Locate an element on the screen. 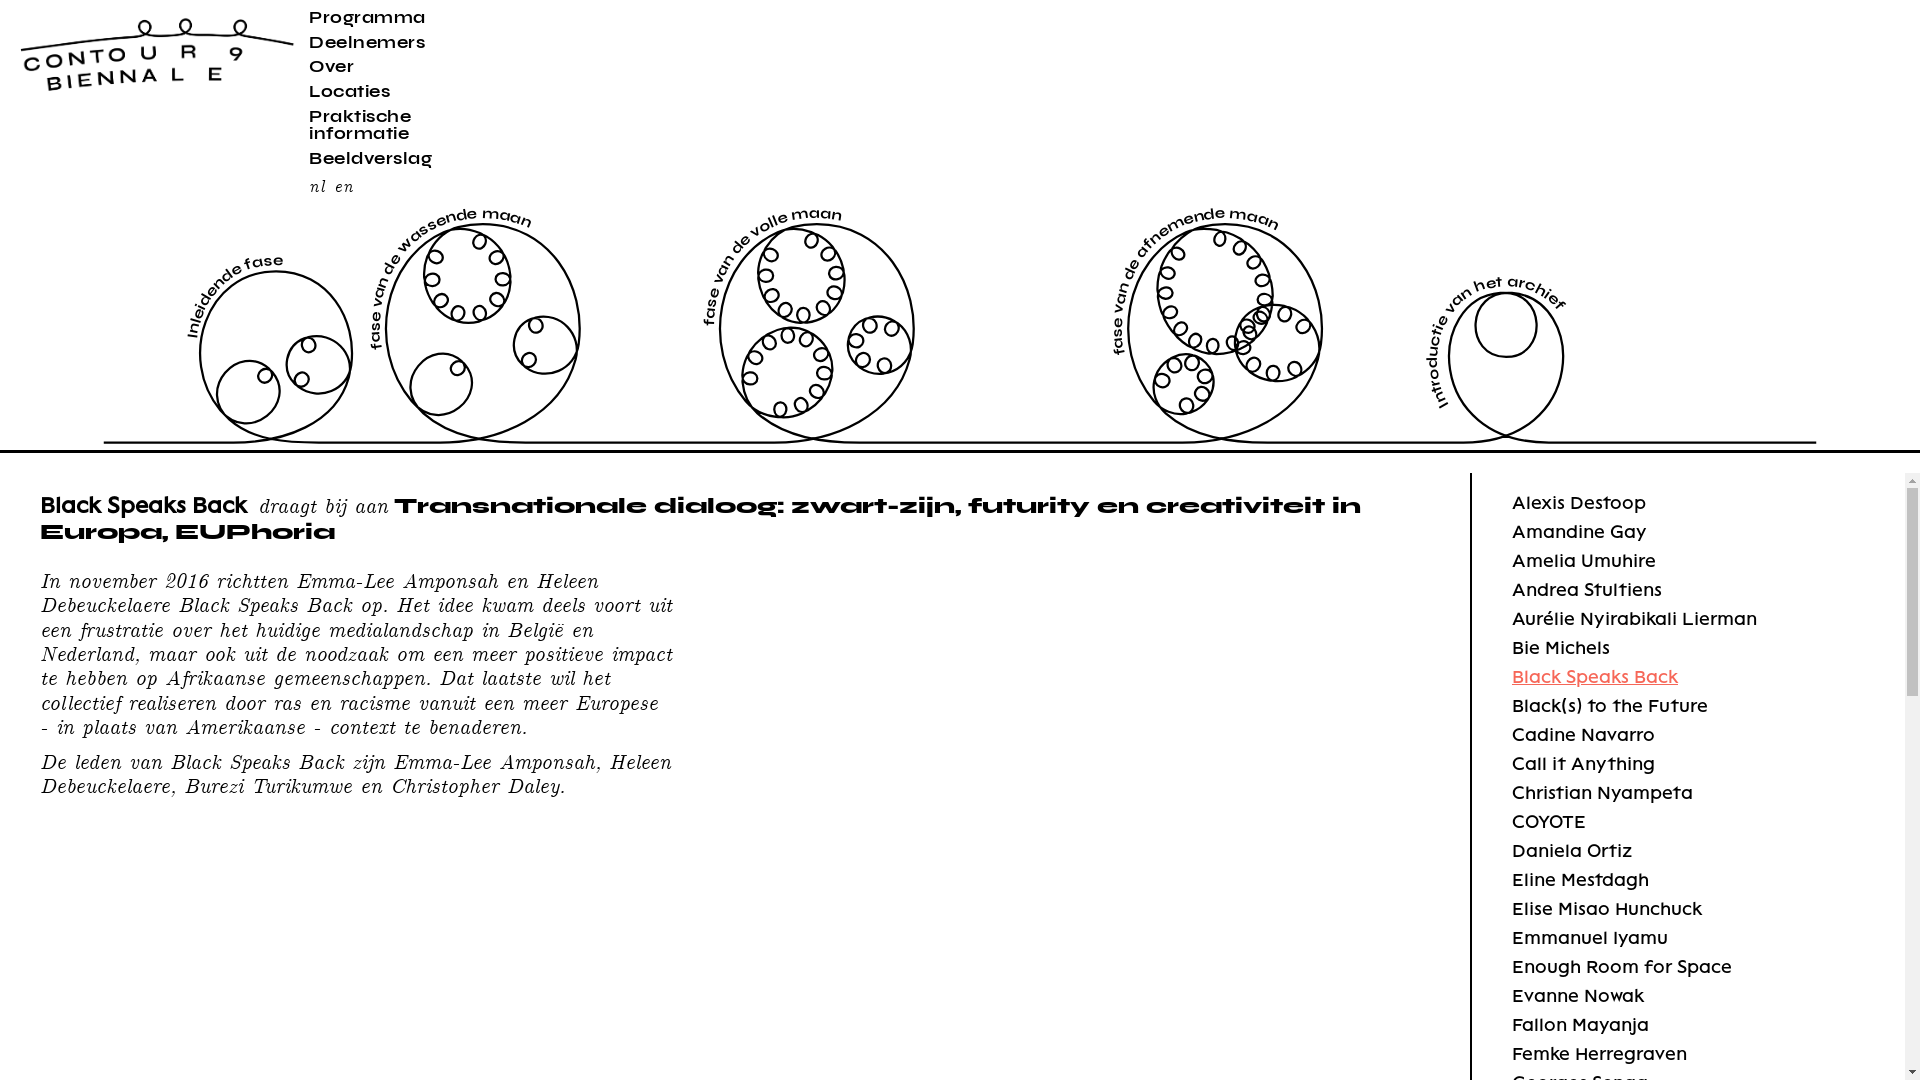 The height and width of the screenshot is (1080, 1920). 'Femke Herregraven' is located at coordinates (1512, 1052).